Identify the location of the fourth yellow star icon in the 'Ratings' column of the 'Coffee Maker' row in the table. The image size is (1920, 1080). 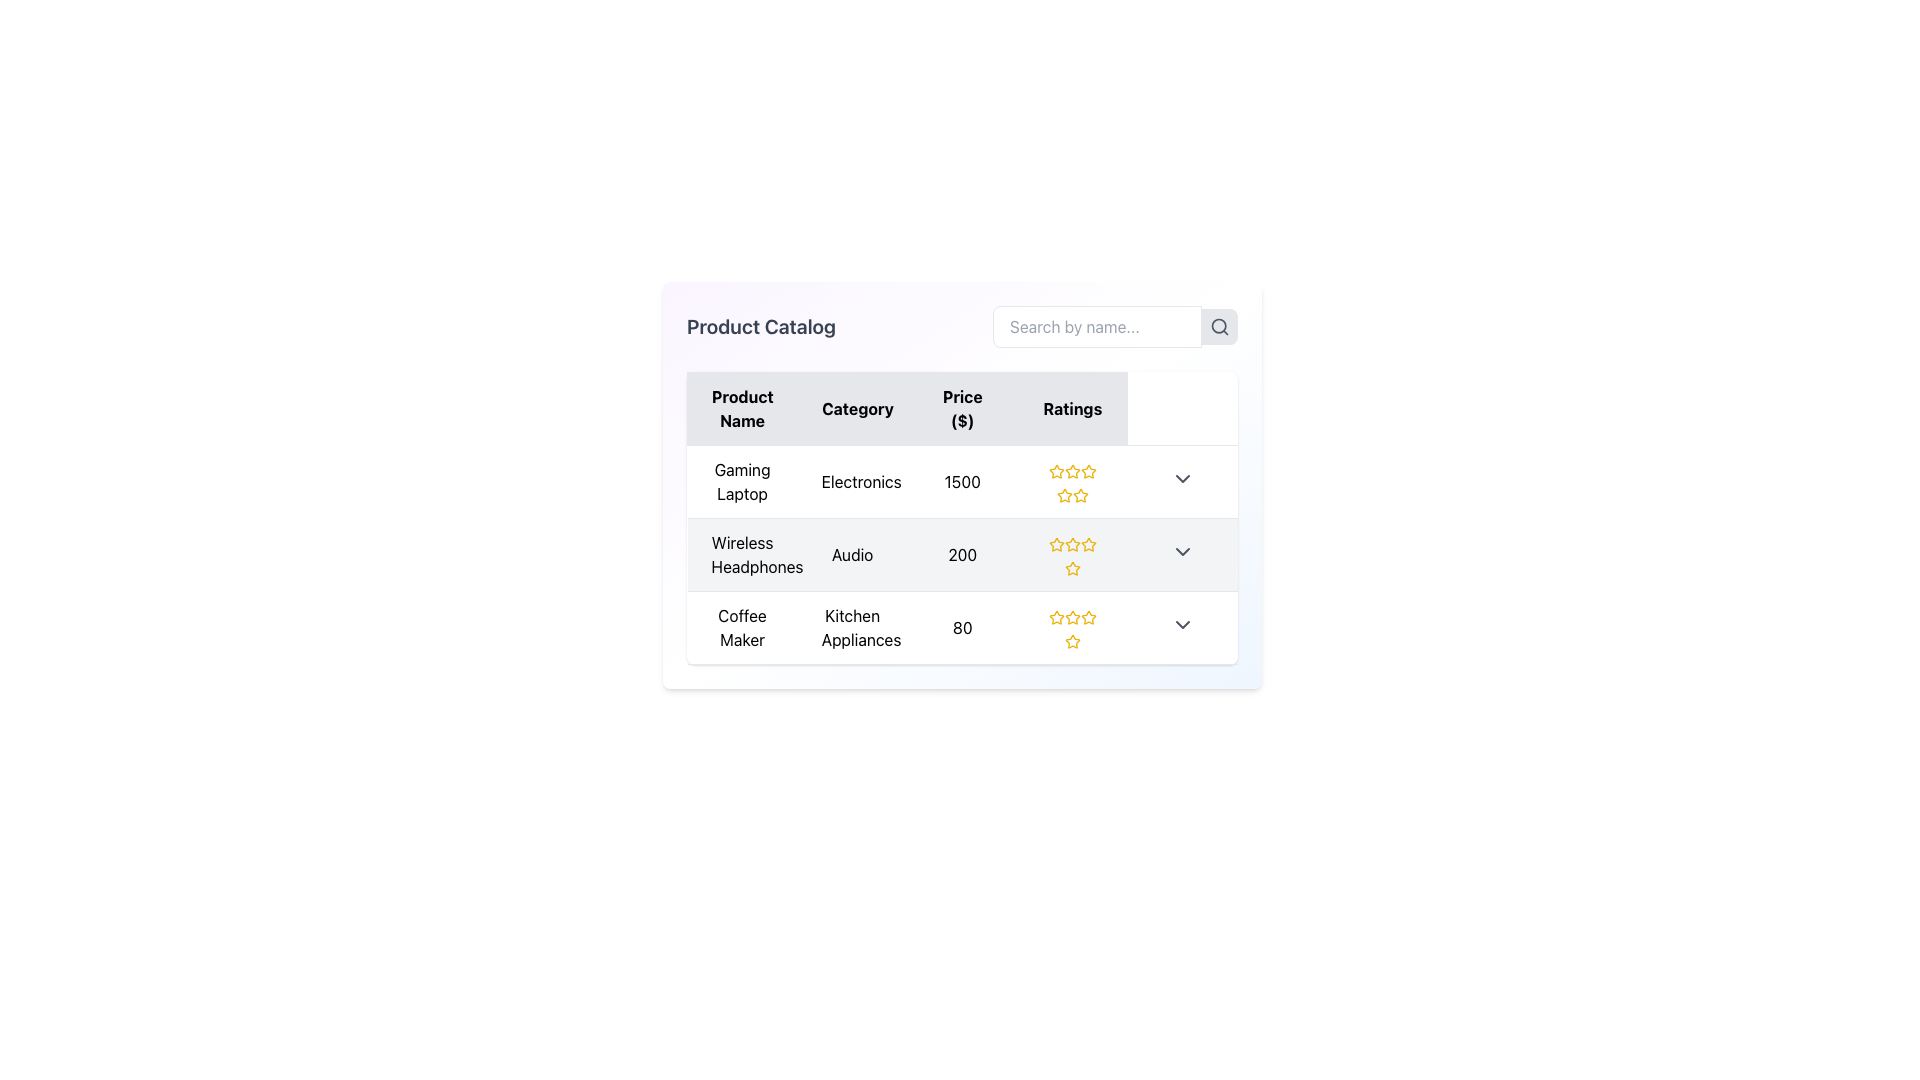
(1071, 641).